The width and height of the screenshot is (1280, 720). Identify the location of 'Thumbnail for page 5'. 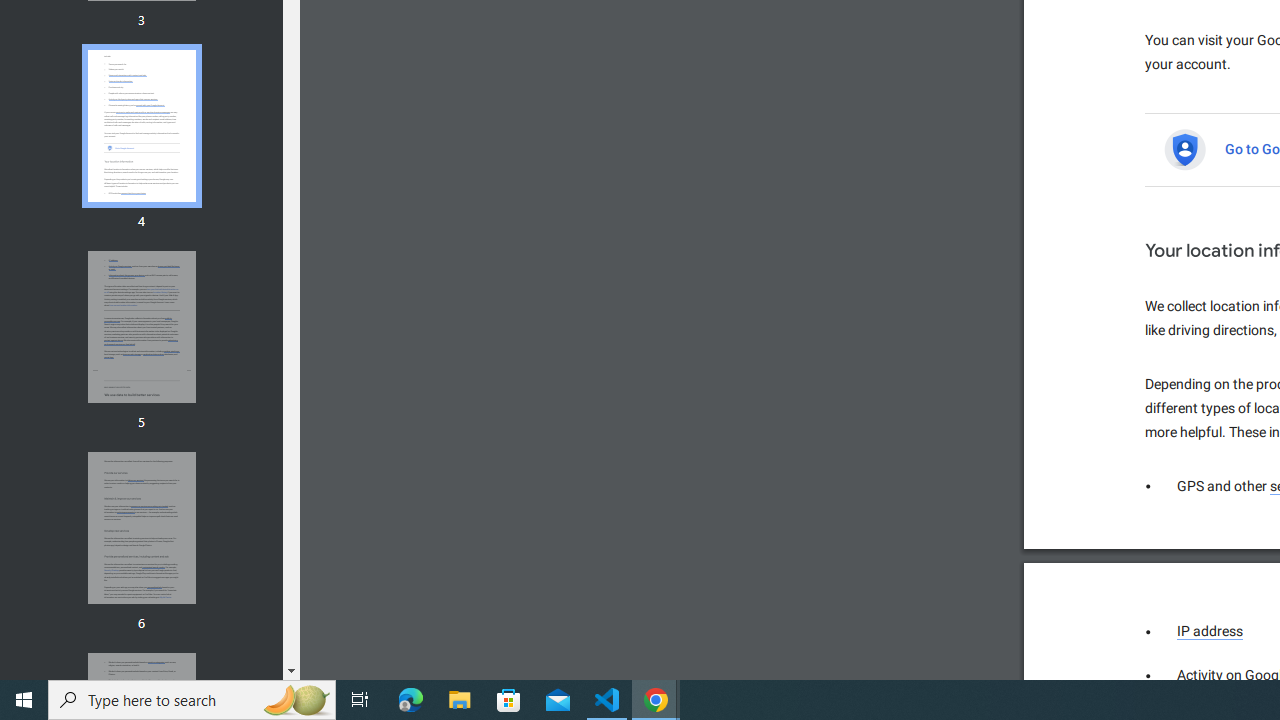
(140, 326).